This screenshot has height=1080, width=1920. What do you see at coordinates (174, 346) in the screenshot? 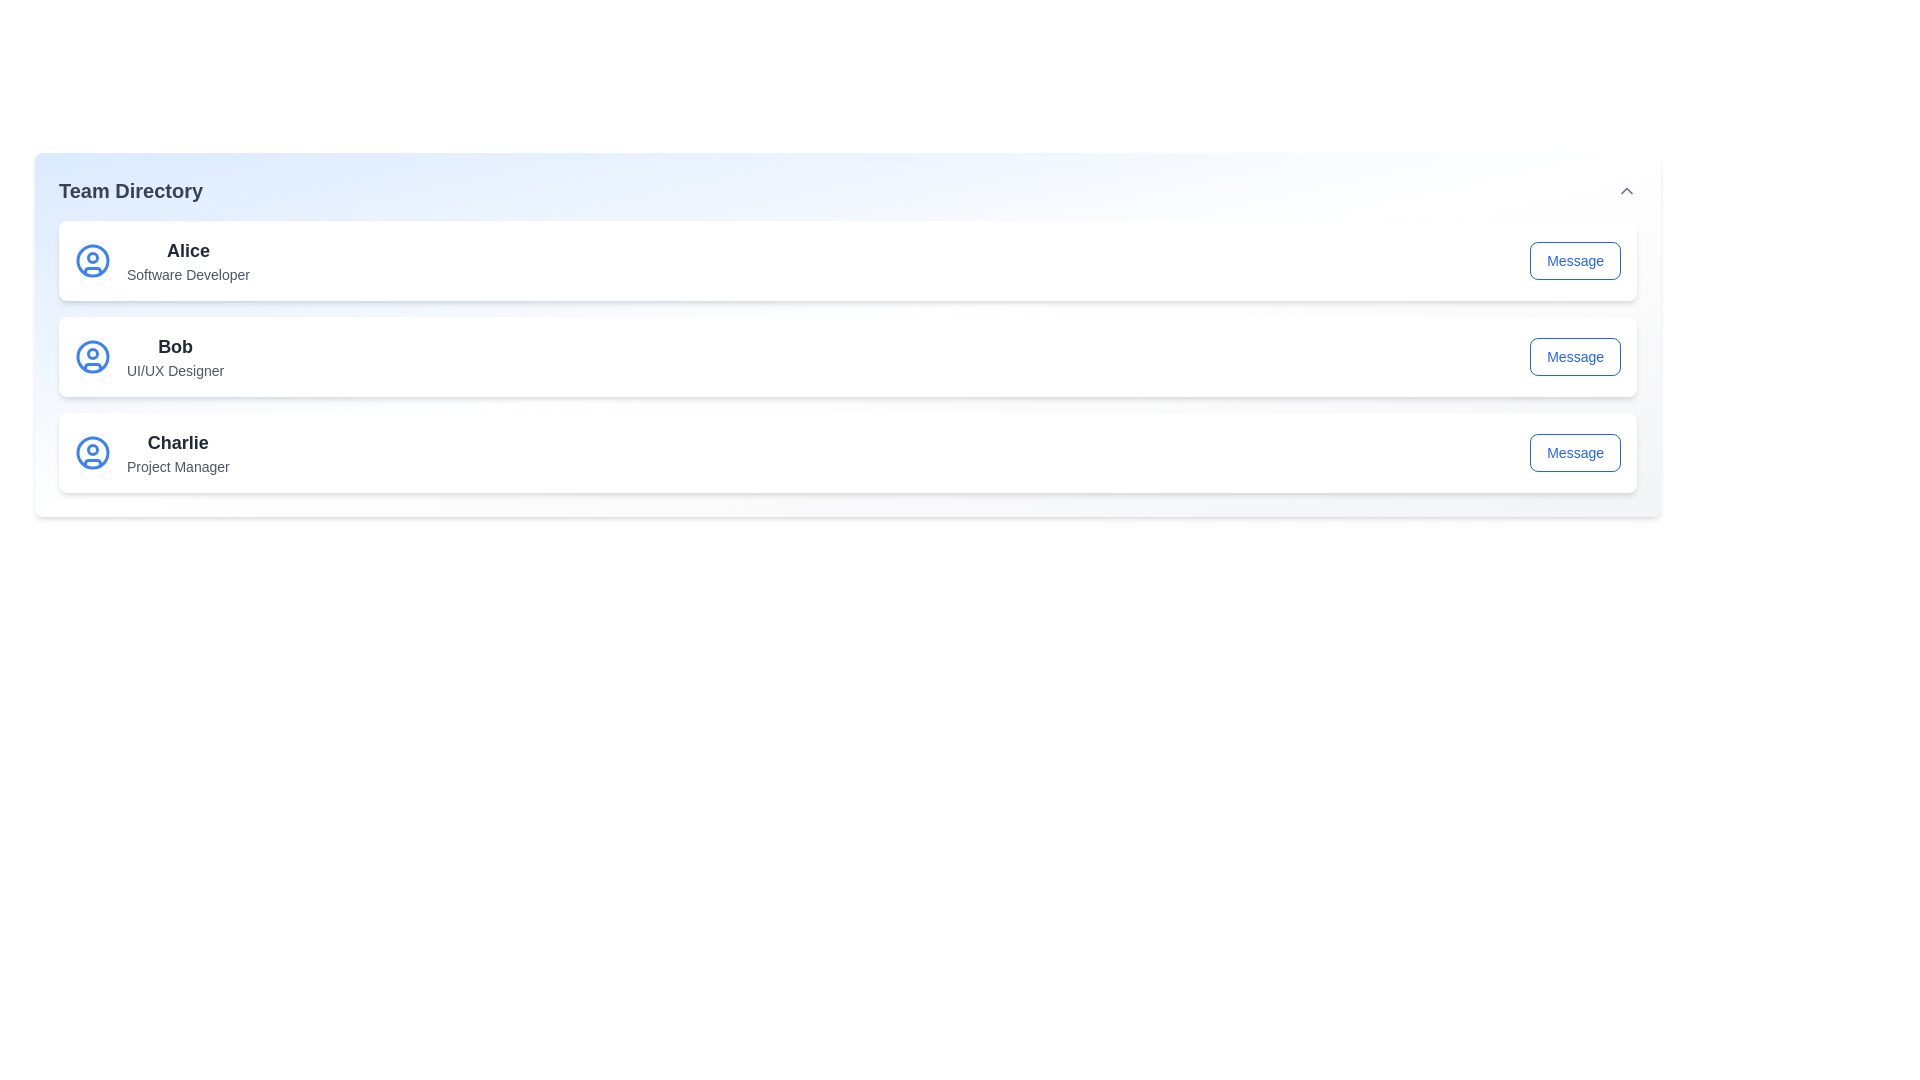
I see `the bold static text label displaying the name 'Bob'` at bounding box center [174, 346].